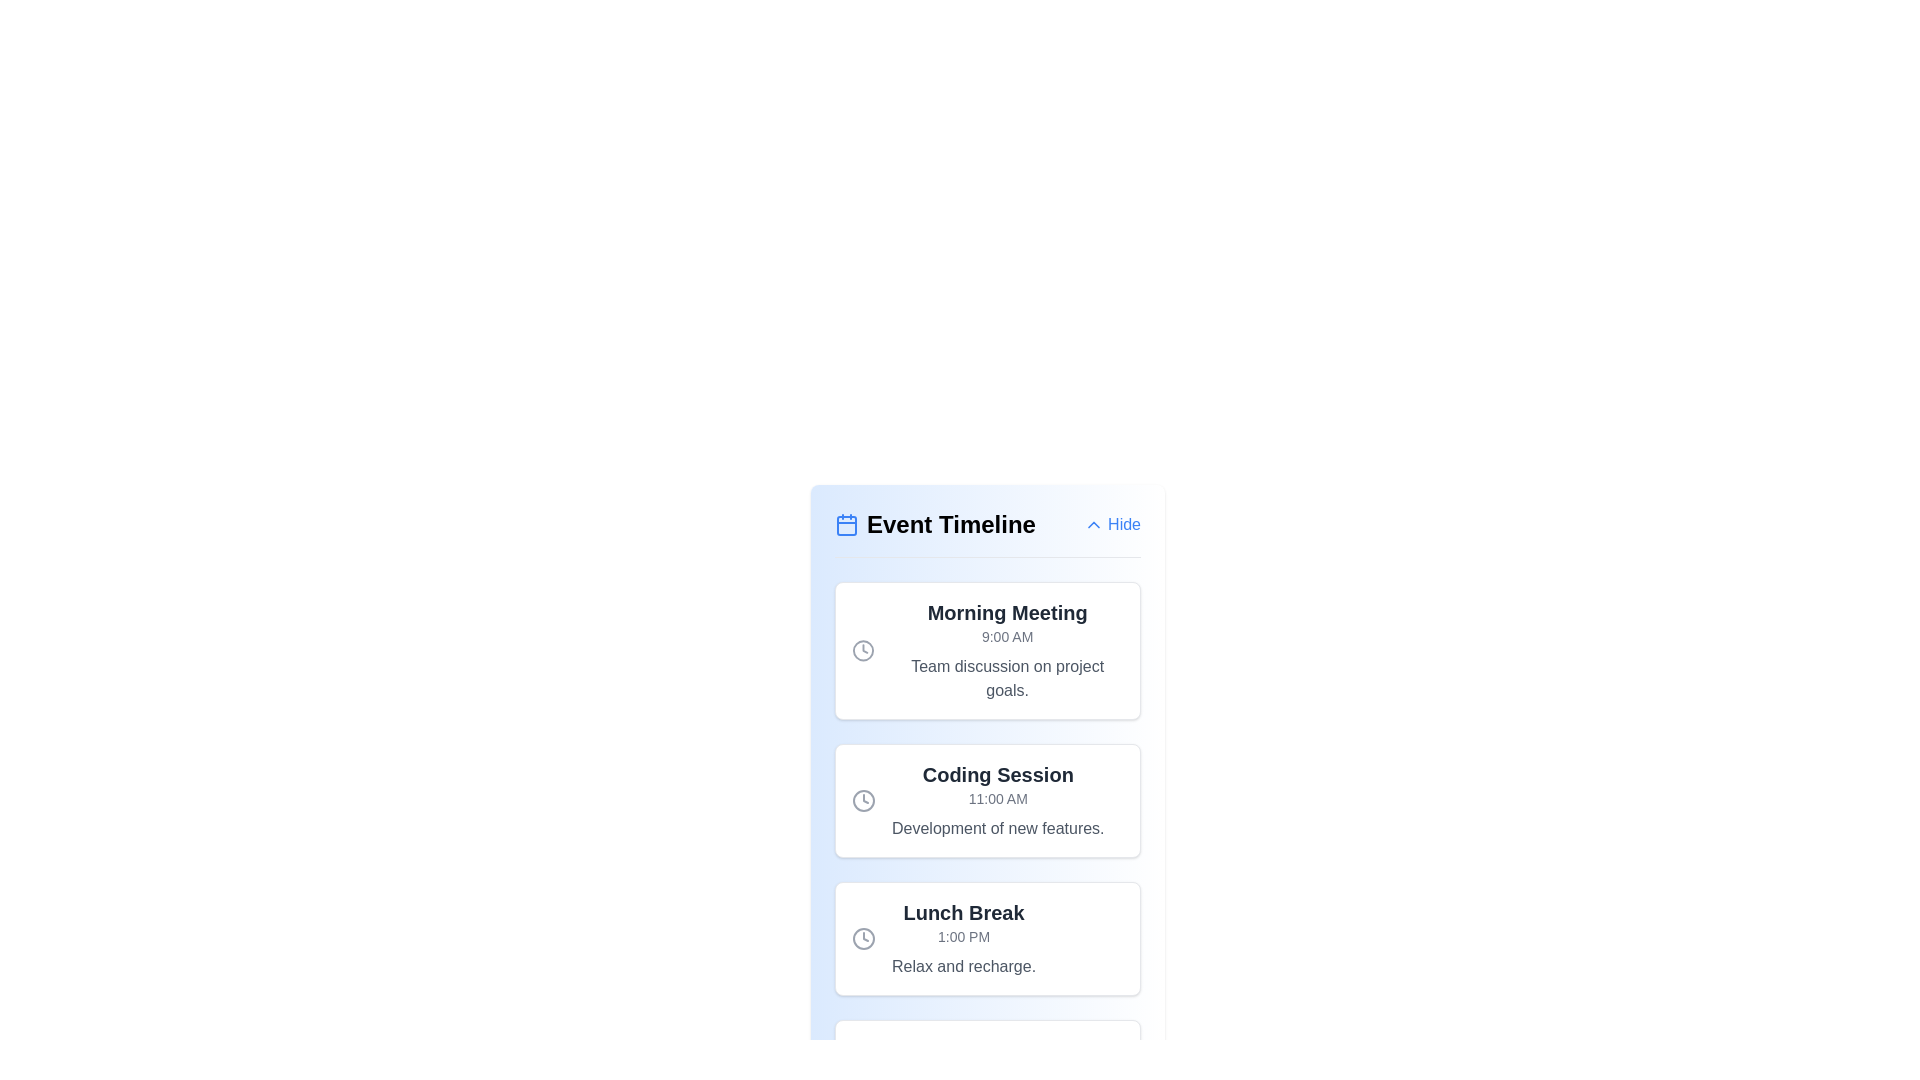  Describe the element at coordinates (934, 523) in the screenshot. I see `the 'Event Timeline' text label, which is a bold text element with a calendar icon in blue` at that location.